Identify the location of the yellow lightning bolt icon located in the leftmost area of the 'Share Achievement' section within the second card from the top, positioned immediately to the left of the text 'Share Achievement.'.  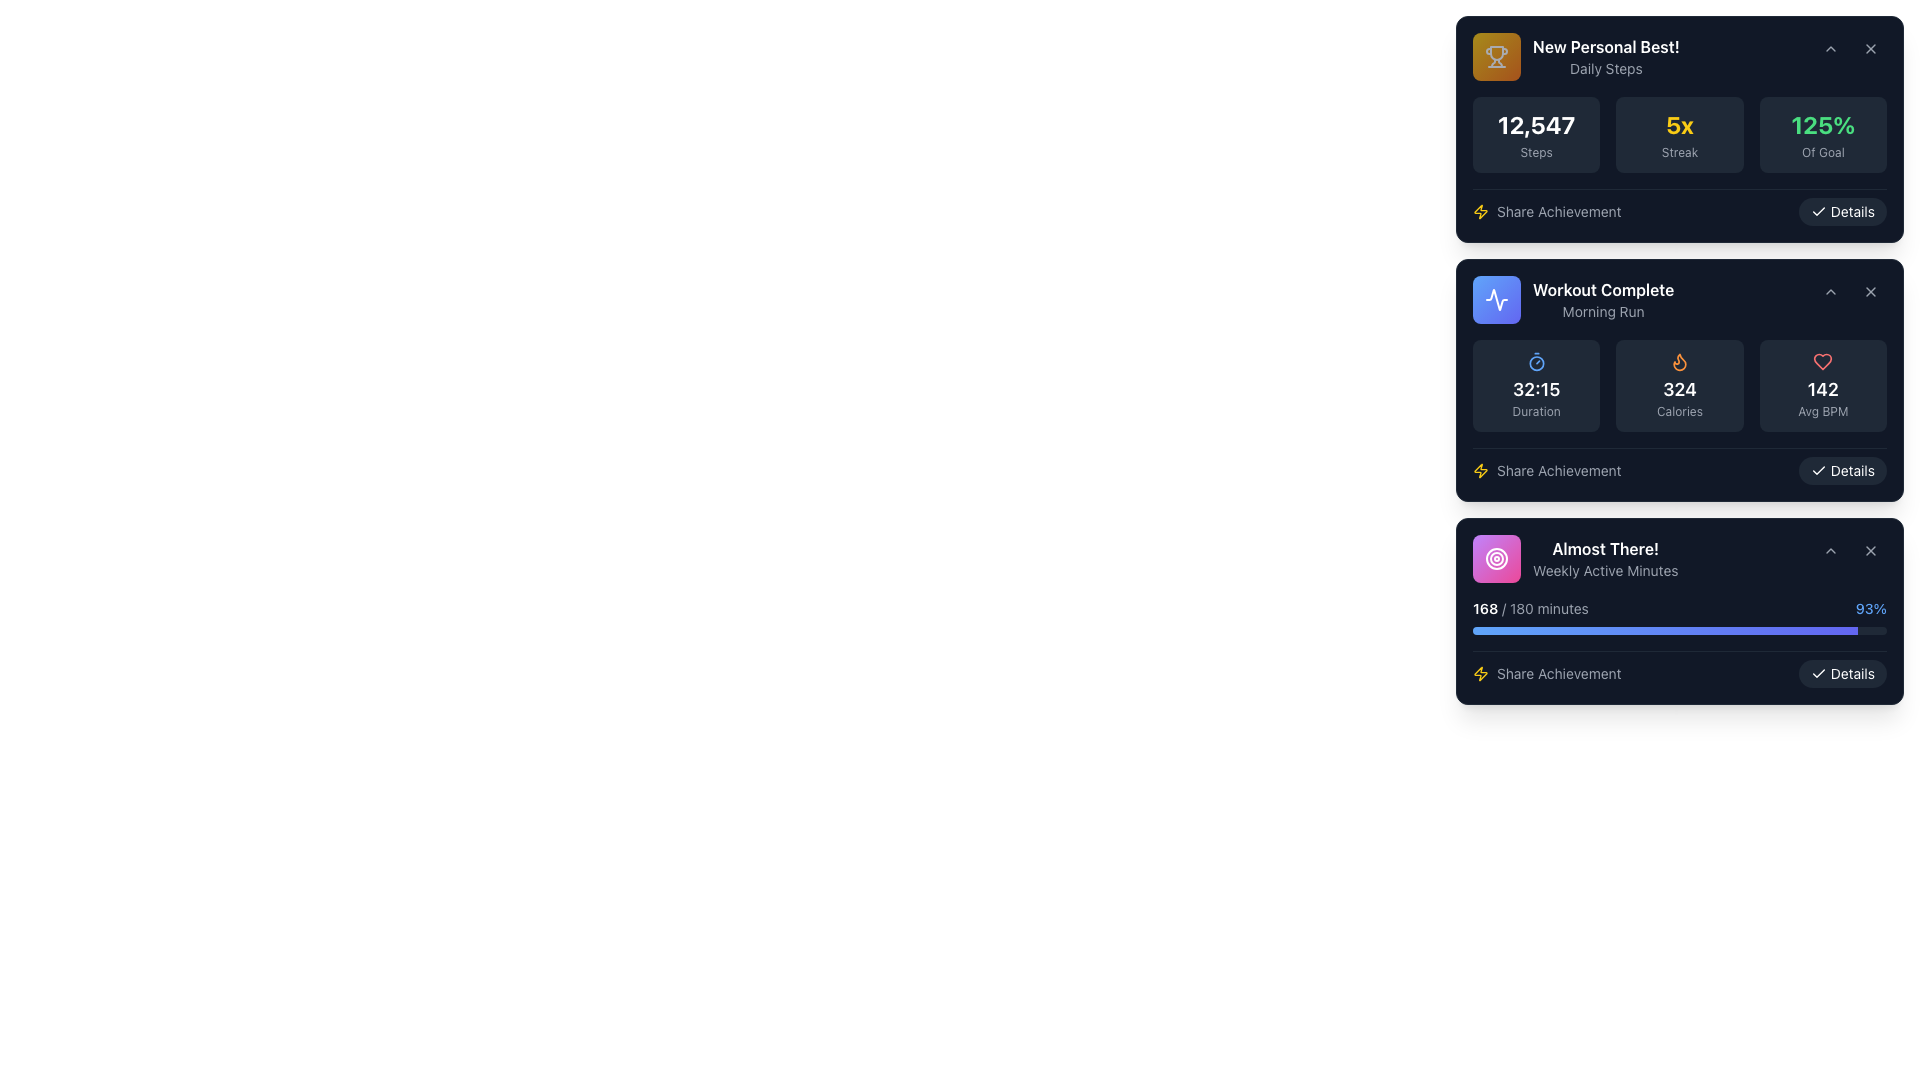
(1481, 212).